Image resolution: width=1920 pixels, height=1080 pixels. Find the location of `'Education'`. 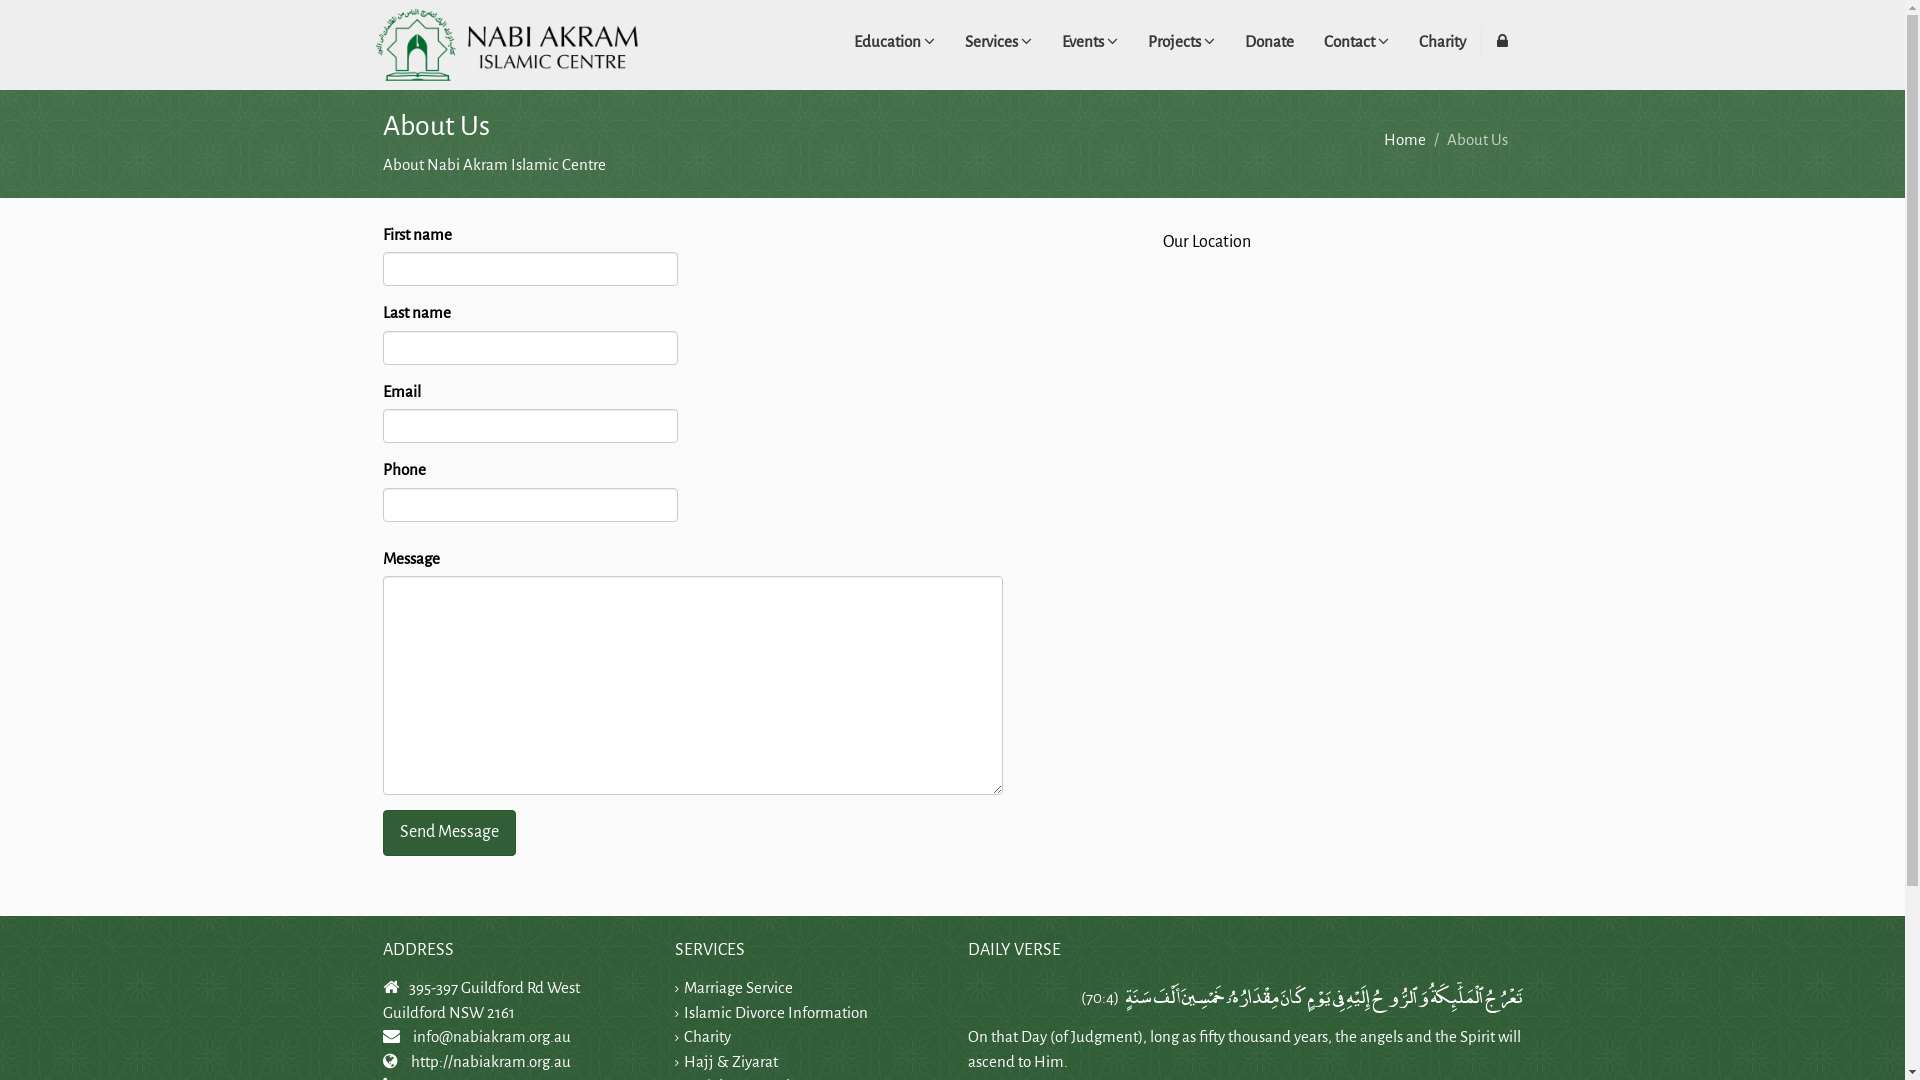

'Education' is located at coordinates (892, 42).